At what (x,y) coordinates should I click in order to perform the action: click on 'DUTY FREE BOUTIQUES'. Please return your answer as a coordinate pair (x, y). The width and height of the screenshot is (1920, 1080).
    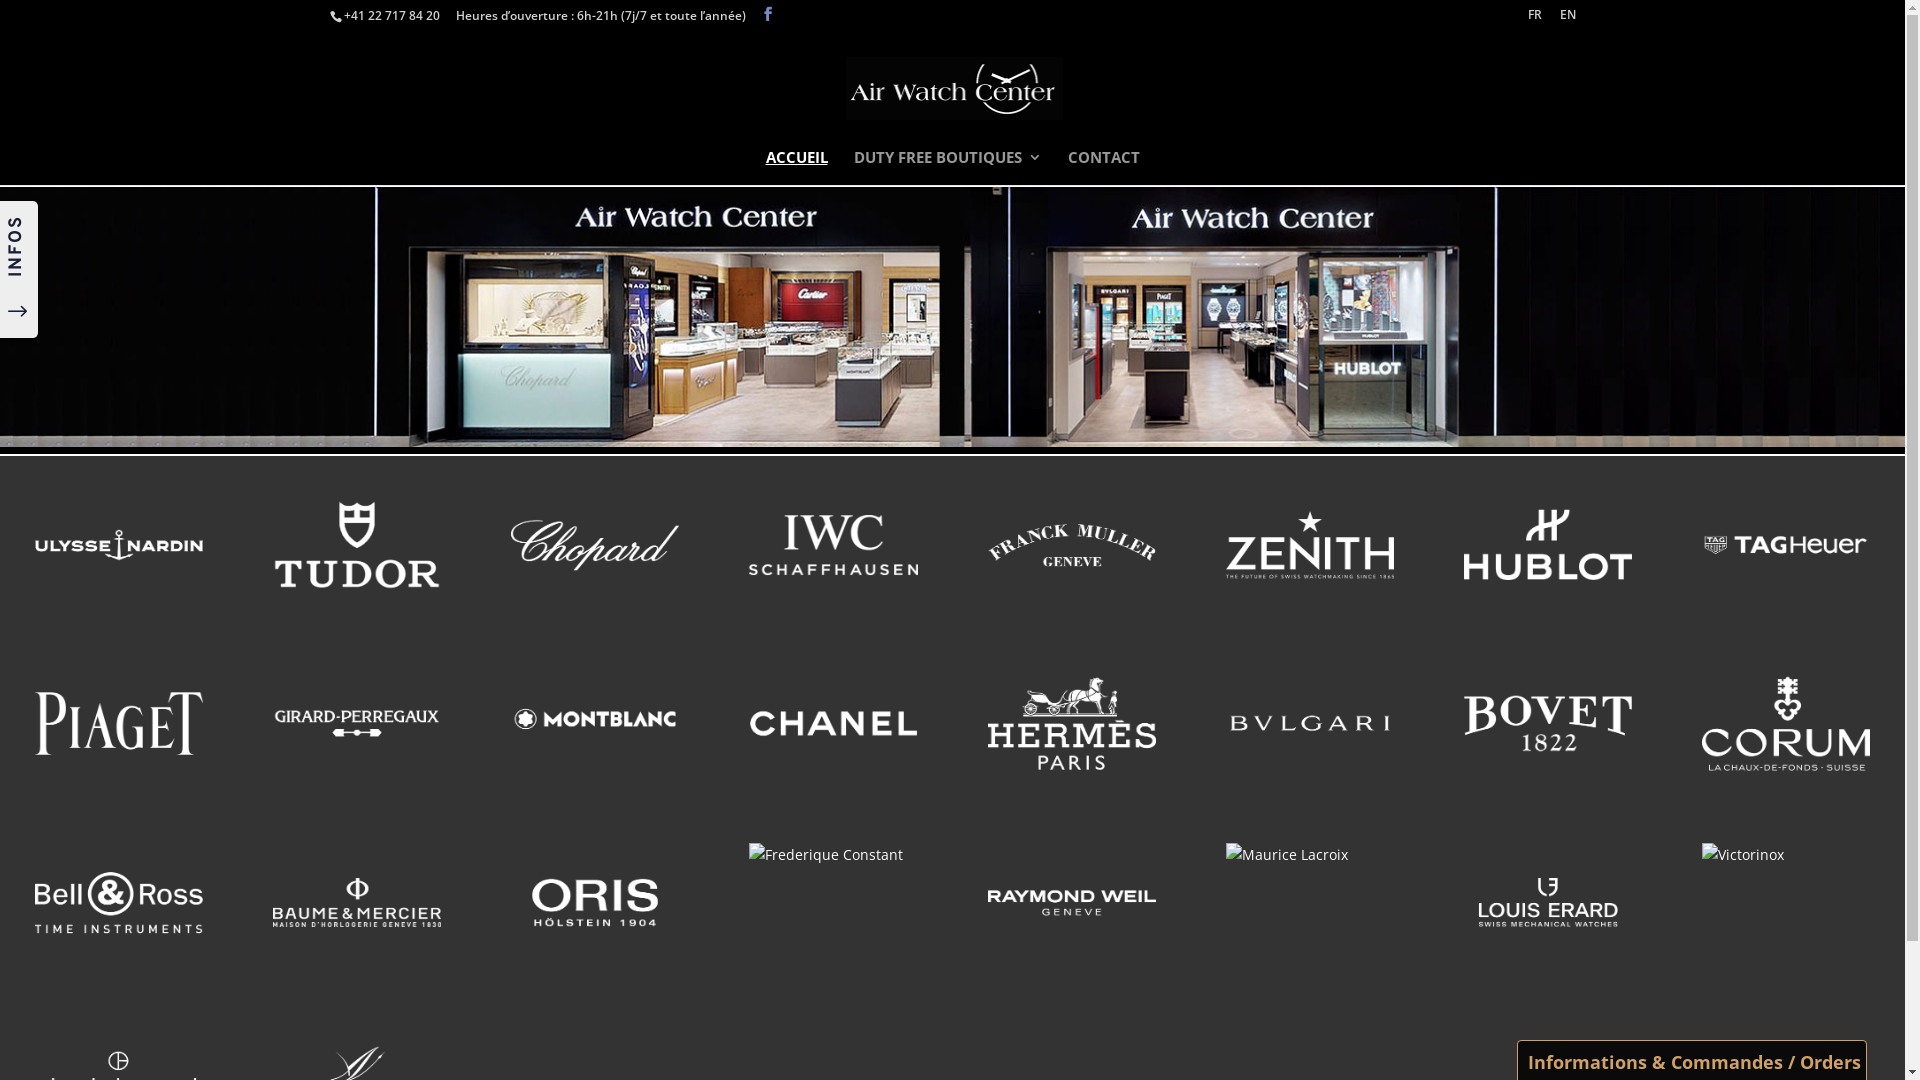
    Looking at the image, I should click on (947, 166).